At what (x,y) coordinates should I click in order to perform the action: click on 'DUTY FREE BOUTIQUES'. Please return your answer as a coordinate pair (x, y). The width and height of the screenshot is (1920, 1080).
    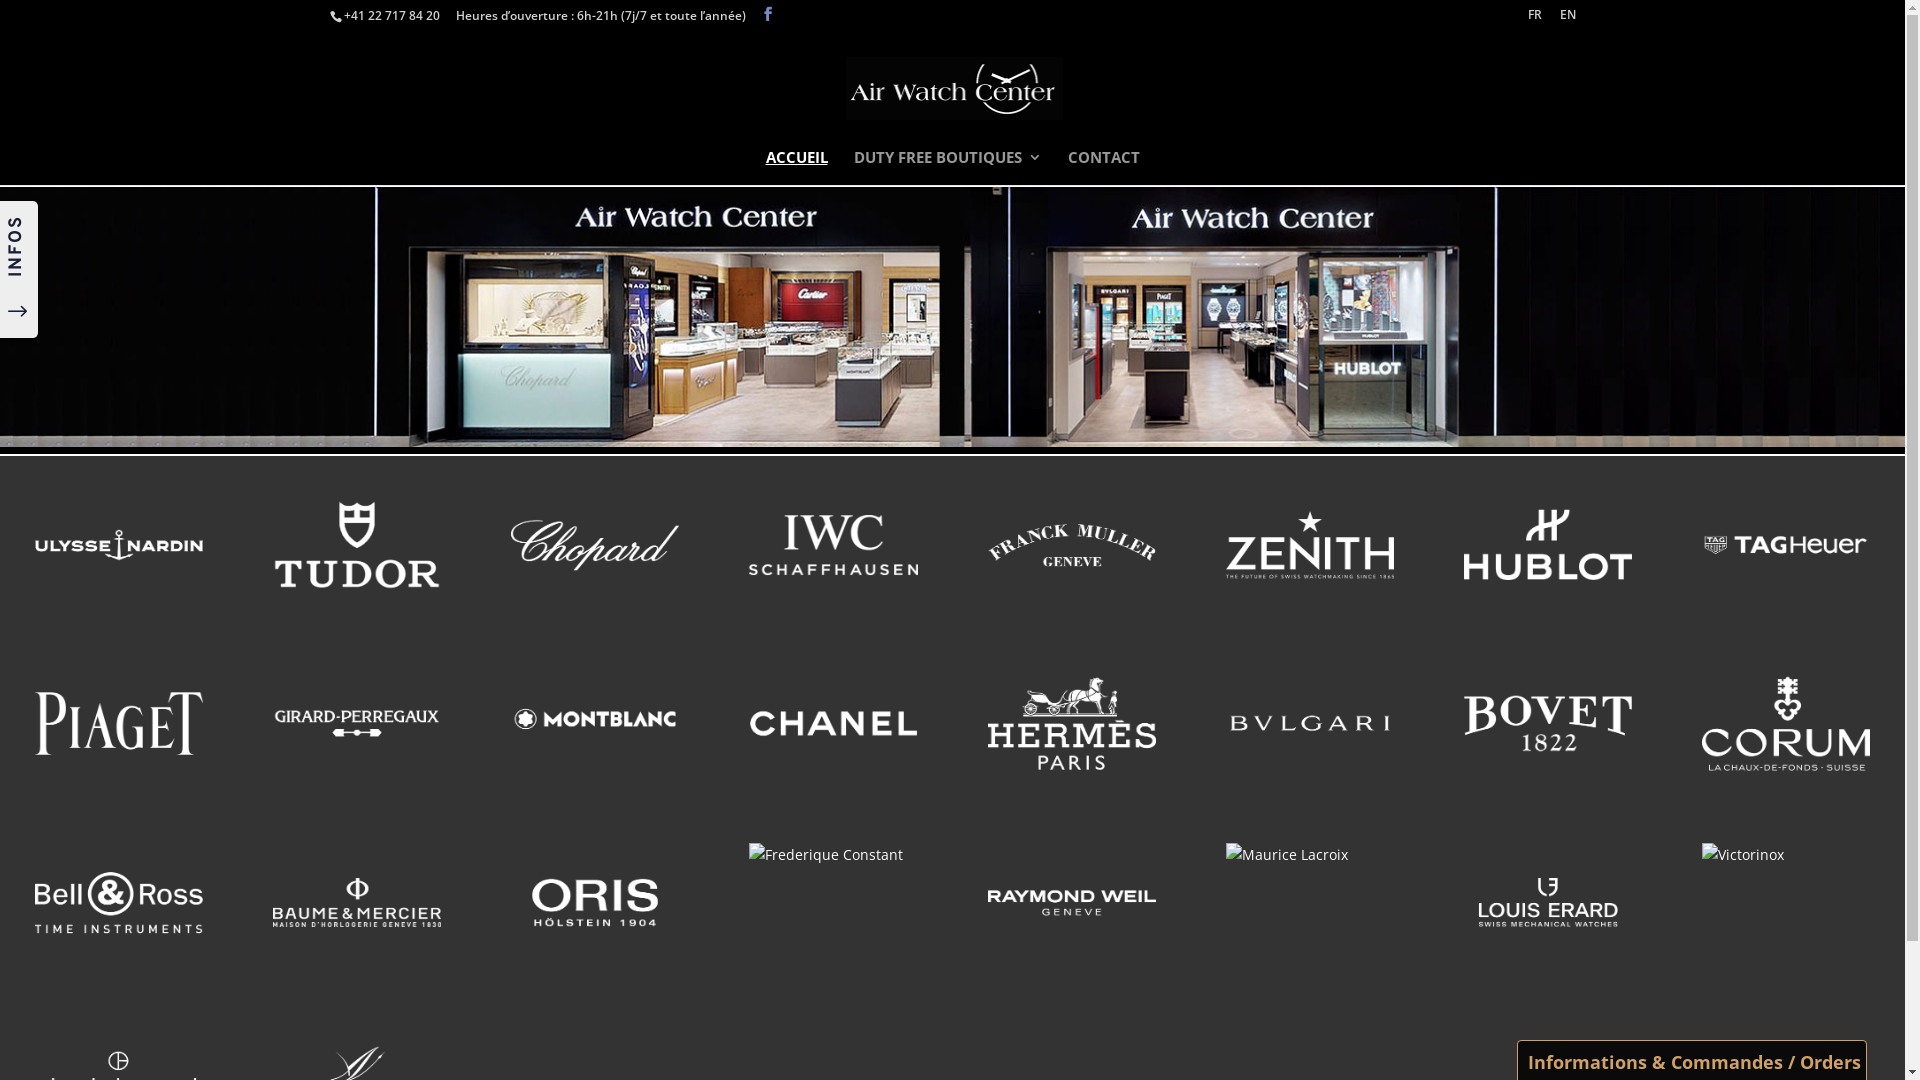
    Looking at the image, I should click on (947, 166).